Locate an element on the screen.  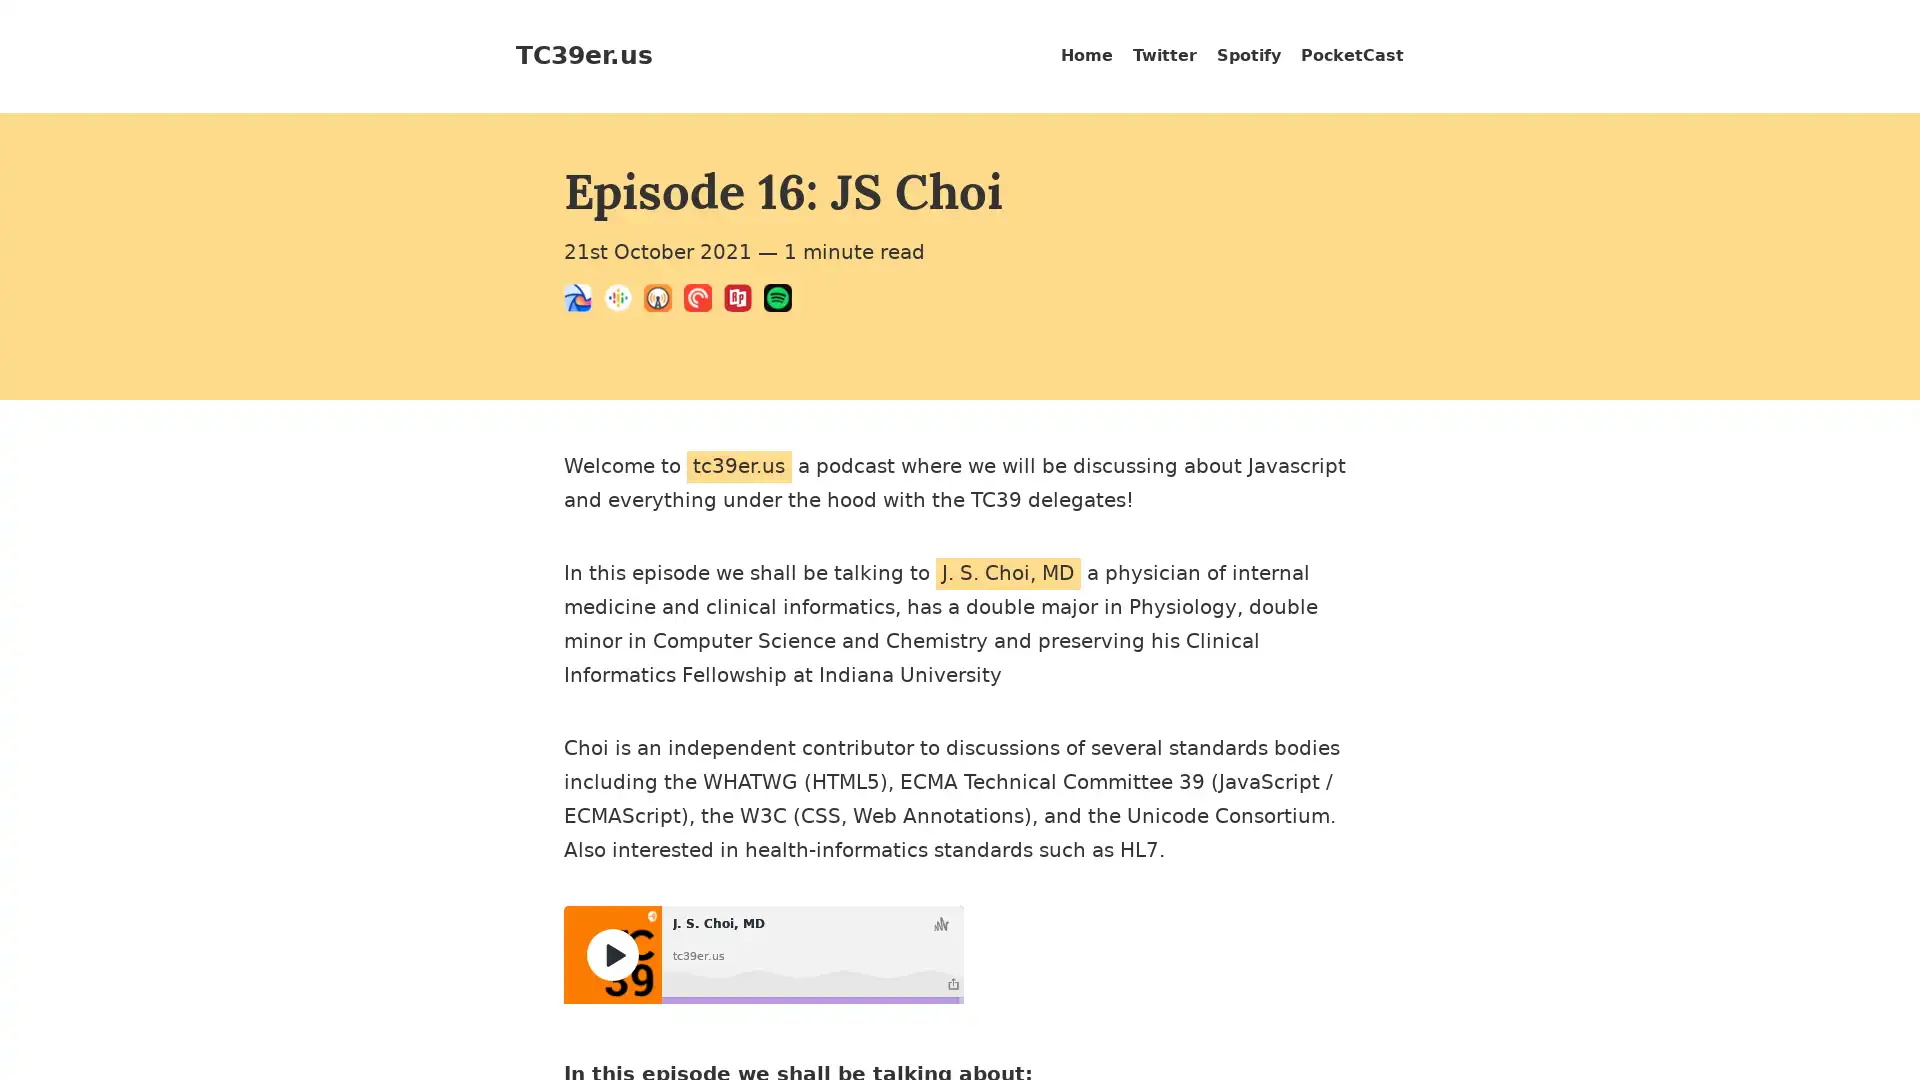
RadioPublic Logo is located at coordinates (743, 301).